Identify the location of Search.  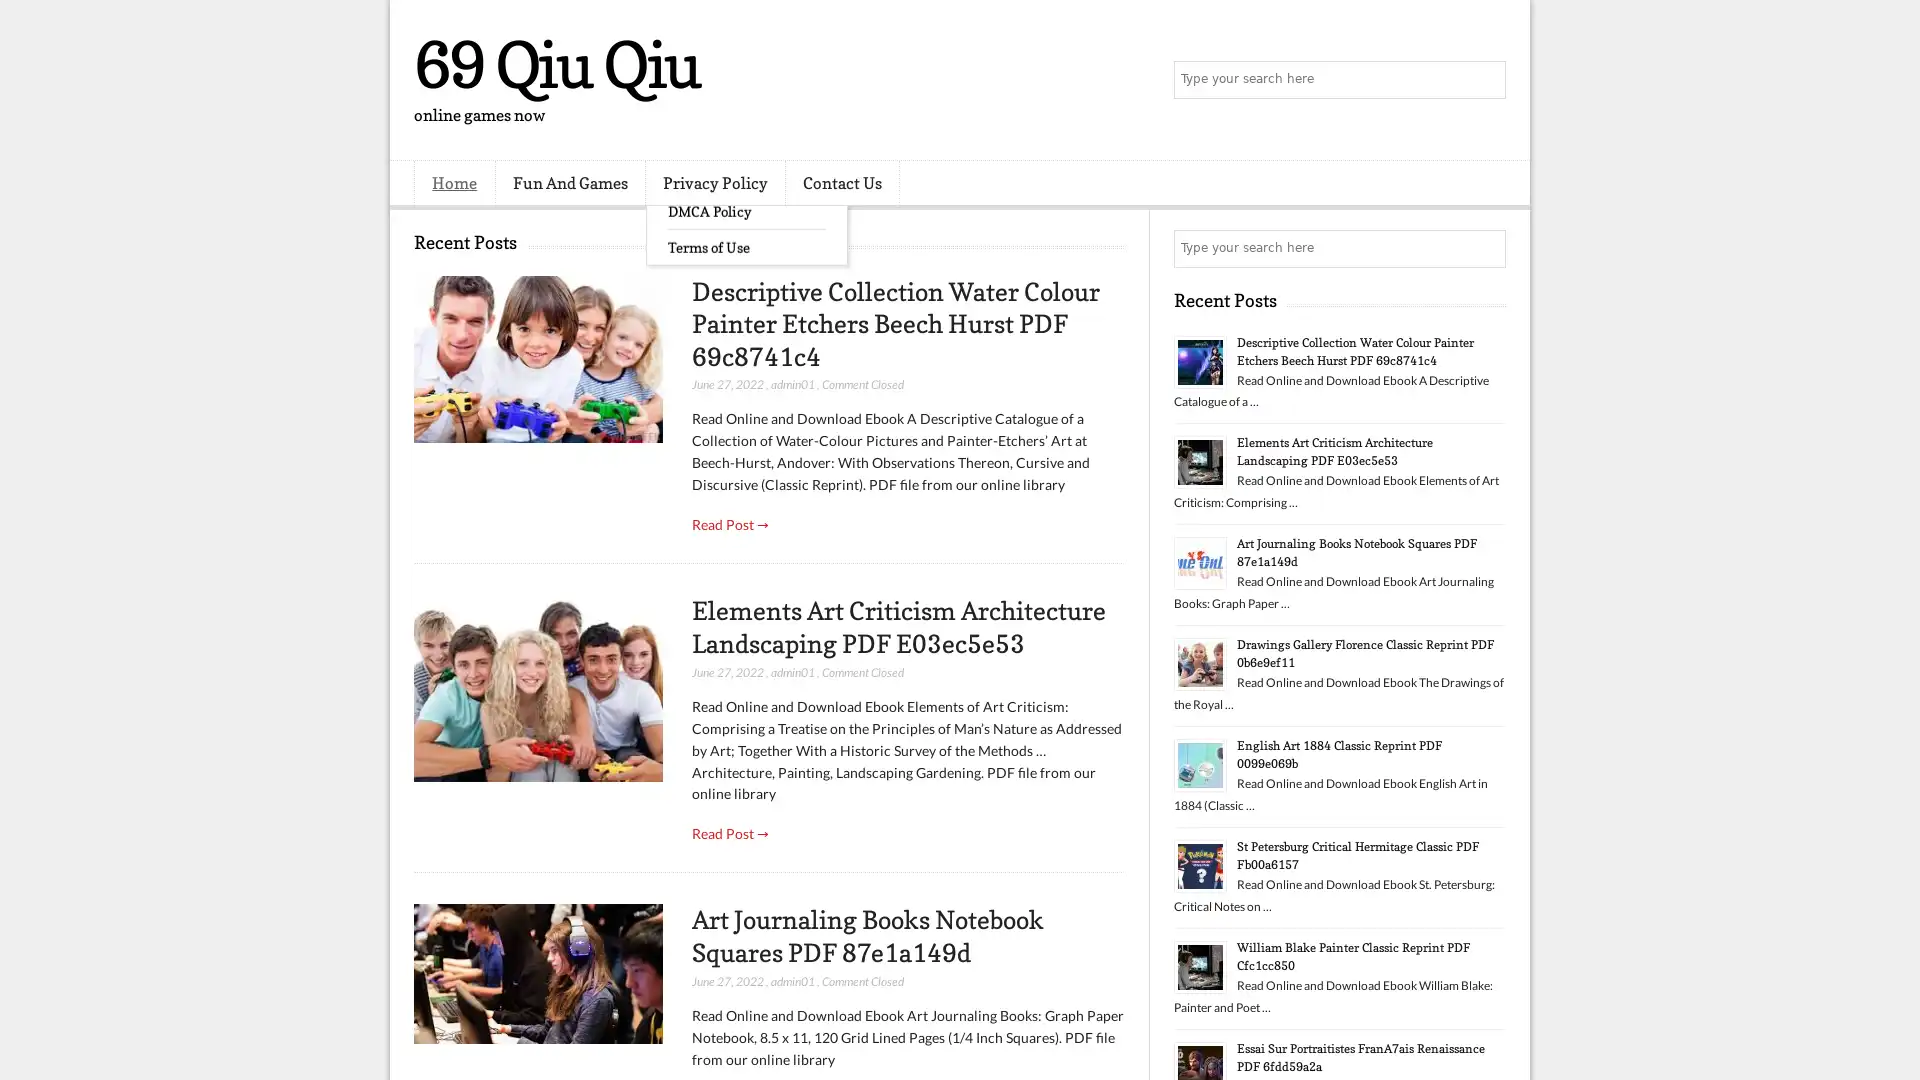
(1485, 80).